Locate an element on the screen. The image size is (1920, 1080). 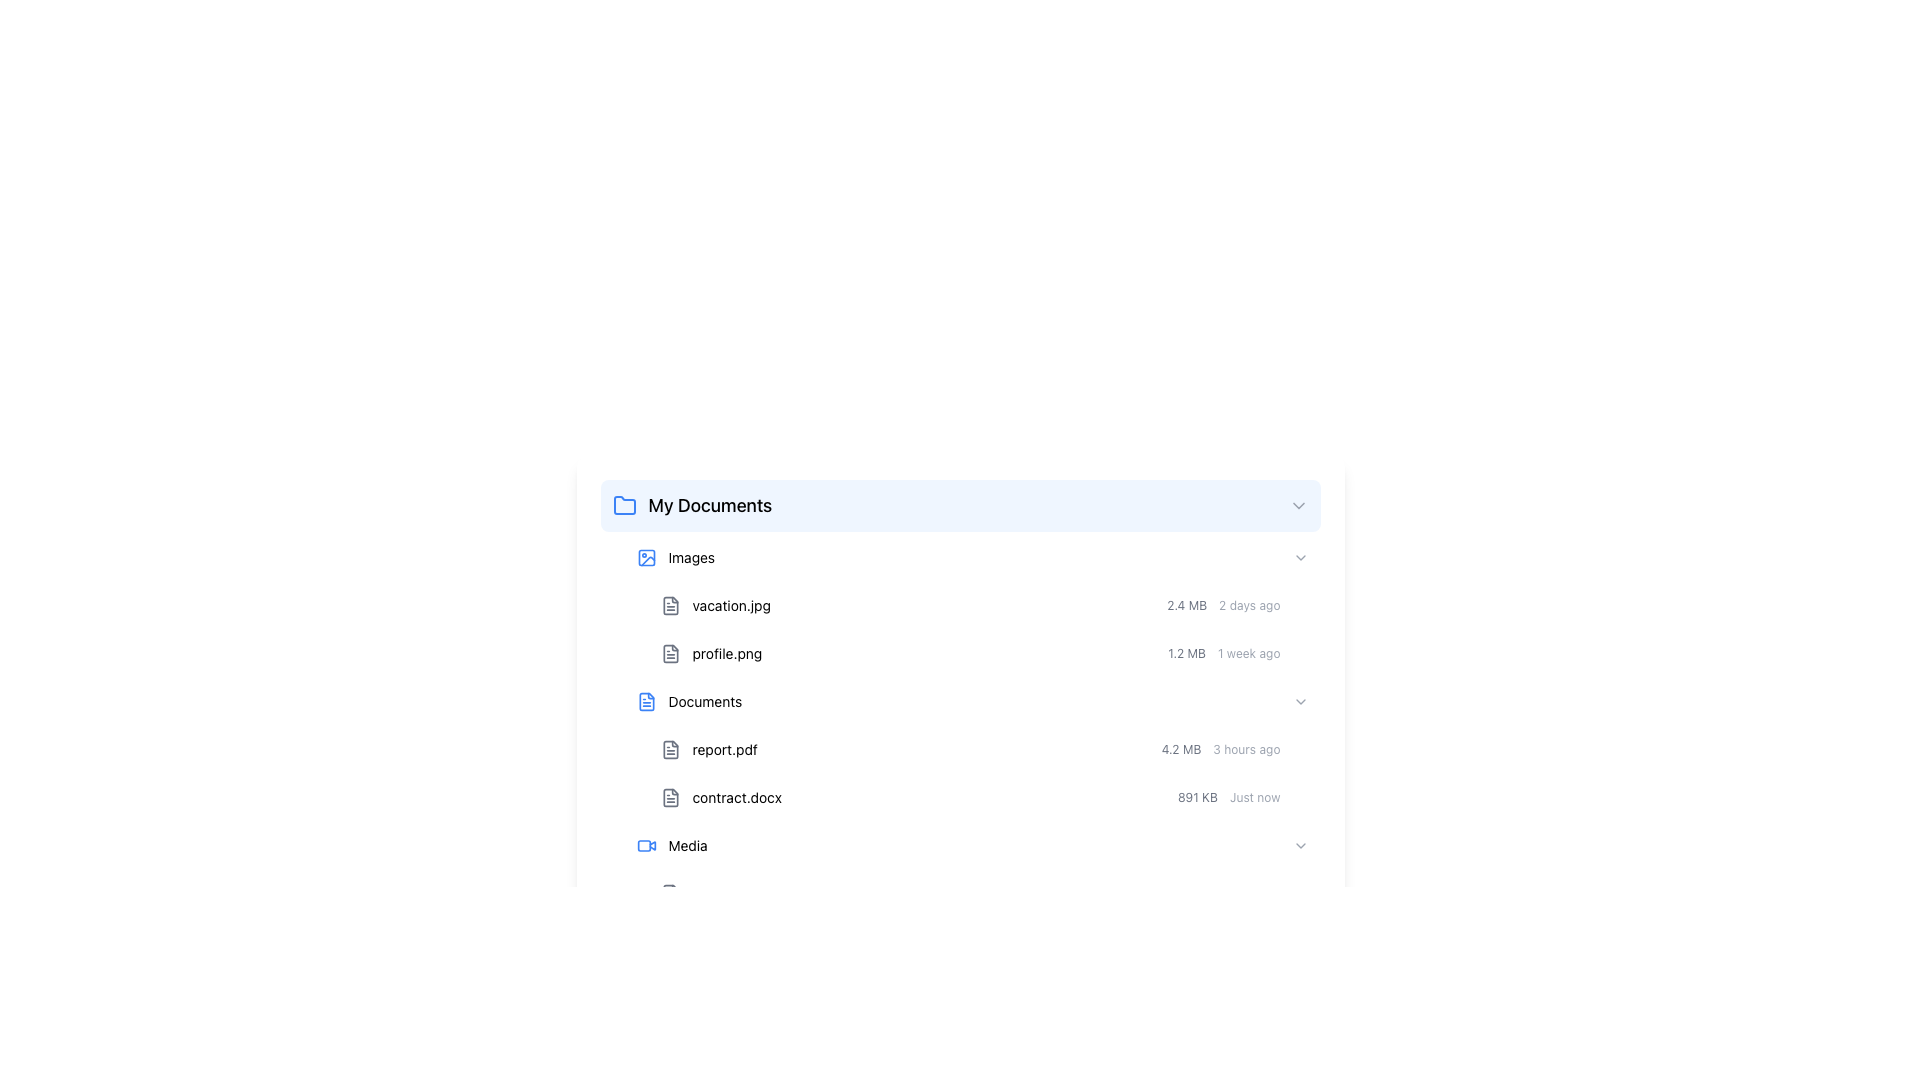
the text label displaying the file name 'report.pdf', which is located under the 'Documents' section and is the second entry in the directory interface is located at coordinates (724, 749).